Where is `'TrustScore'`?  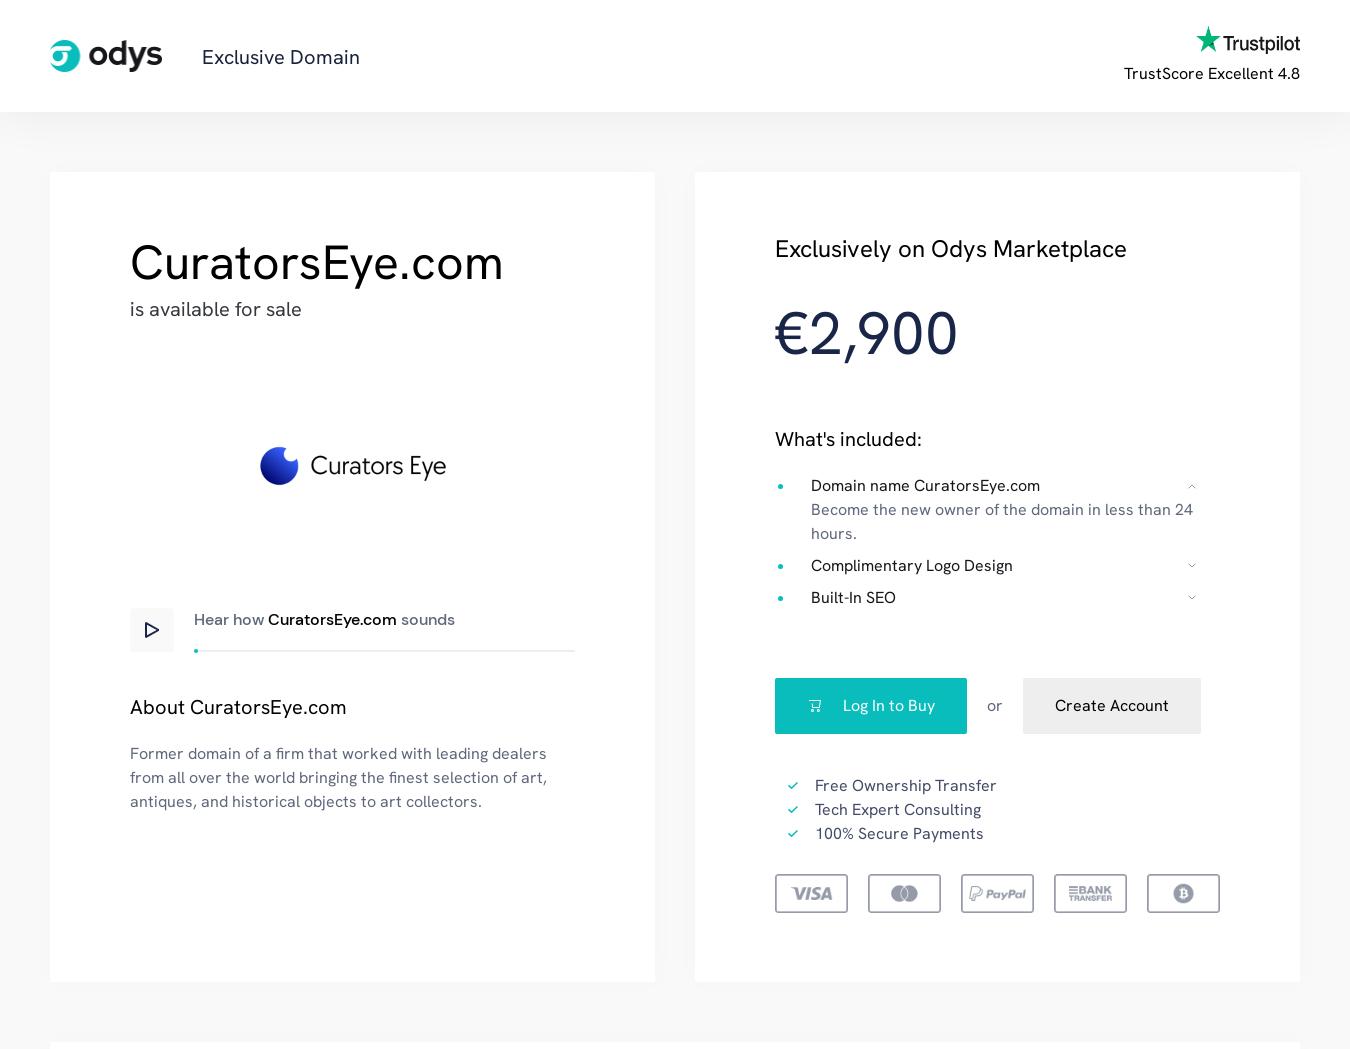
'TrustScore' is located at coordinates (1162, 73).